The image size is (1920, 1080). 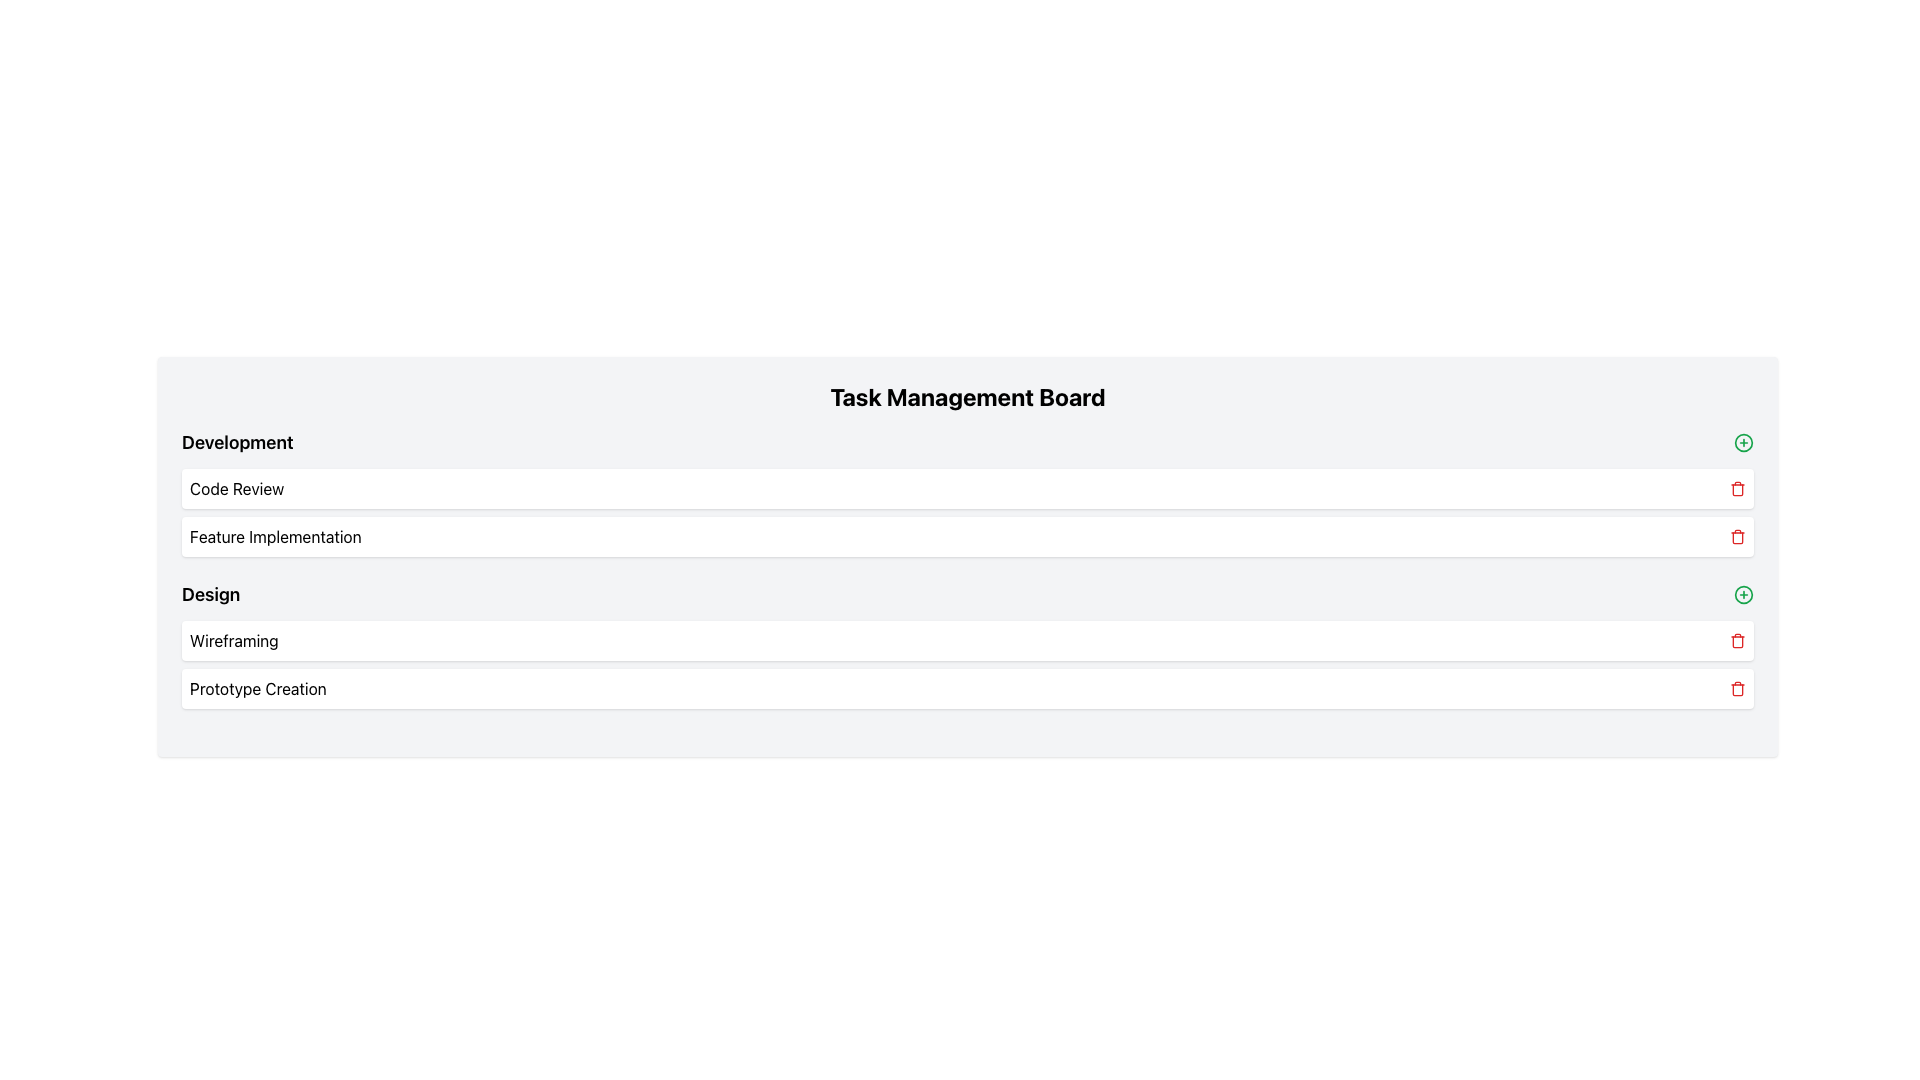 What do you see at coordinates (234, 640) in the screenshot?
I see `the 'Wireframing' label in the 'Design' category, which is the first item in the second row of the task management layout` at bounding box center [234, 640].